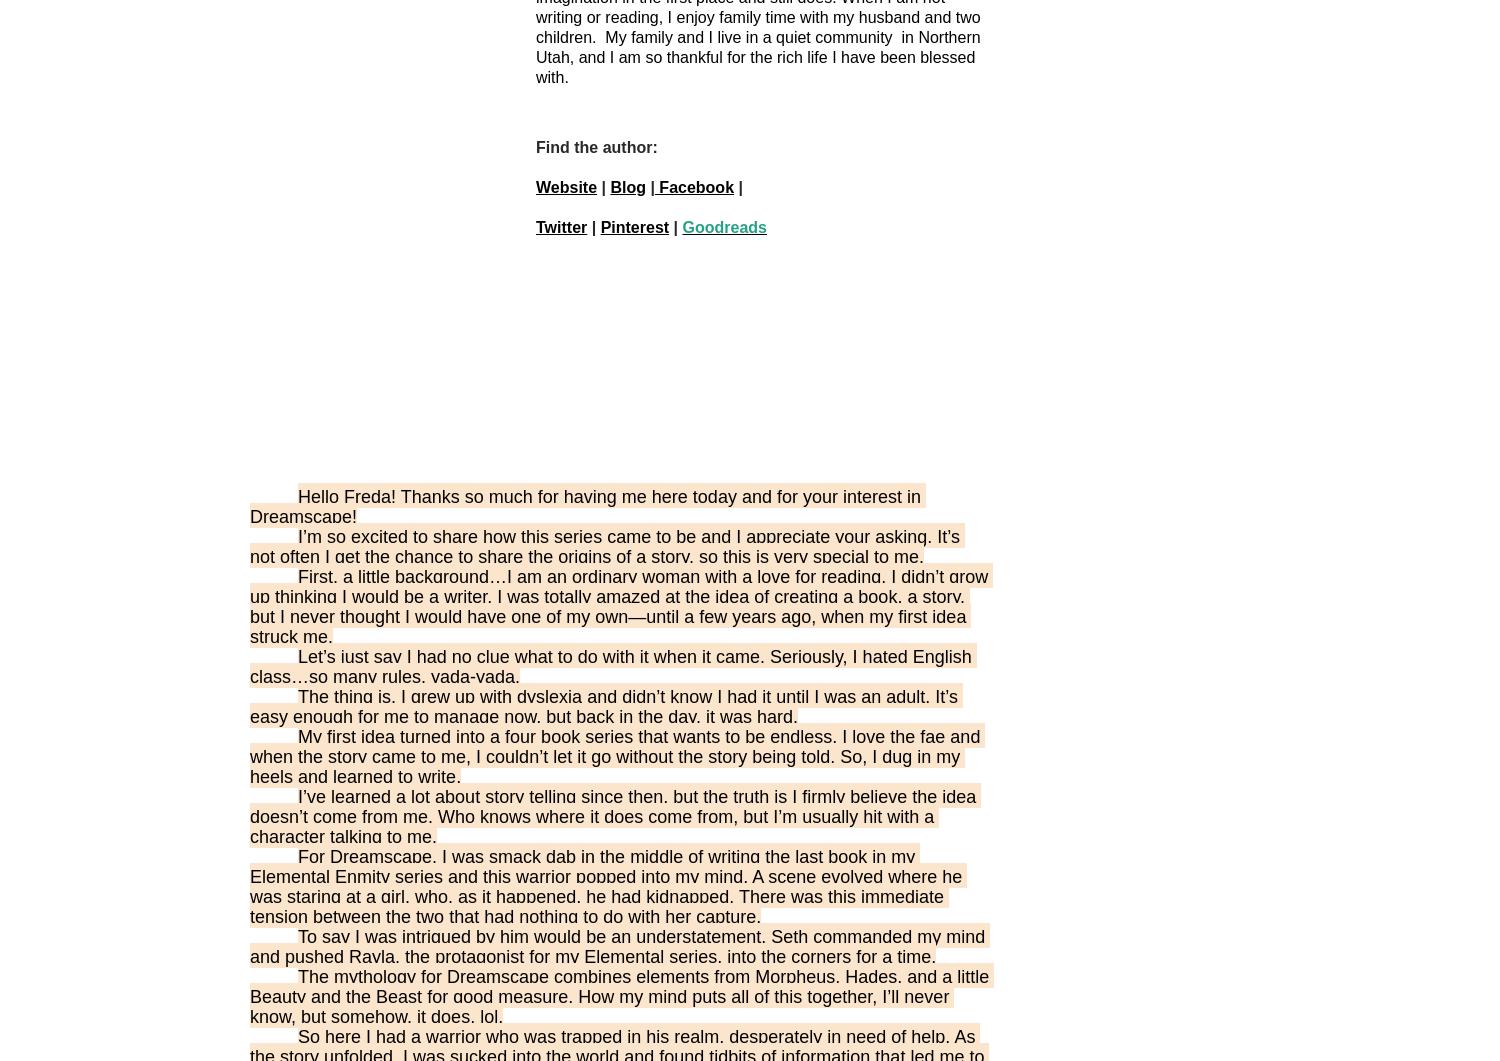  Describe the element at coordinates (561, 226) in the screenshot. I see `'Twitter'` at that location.